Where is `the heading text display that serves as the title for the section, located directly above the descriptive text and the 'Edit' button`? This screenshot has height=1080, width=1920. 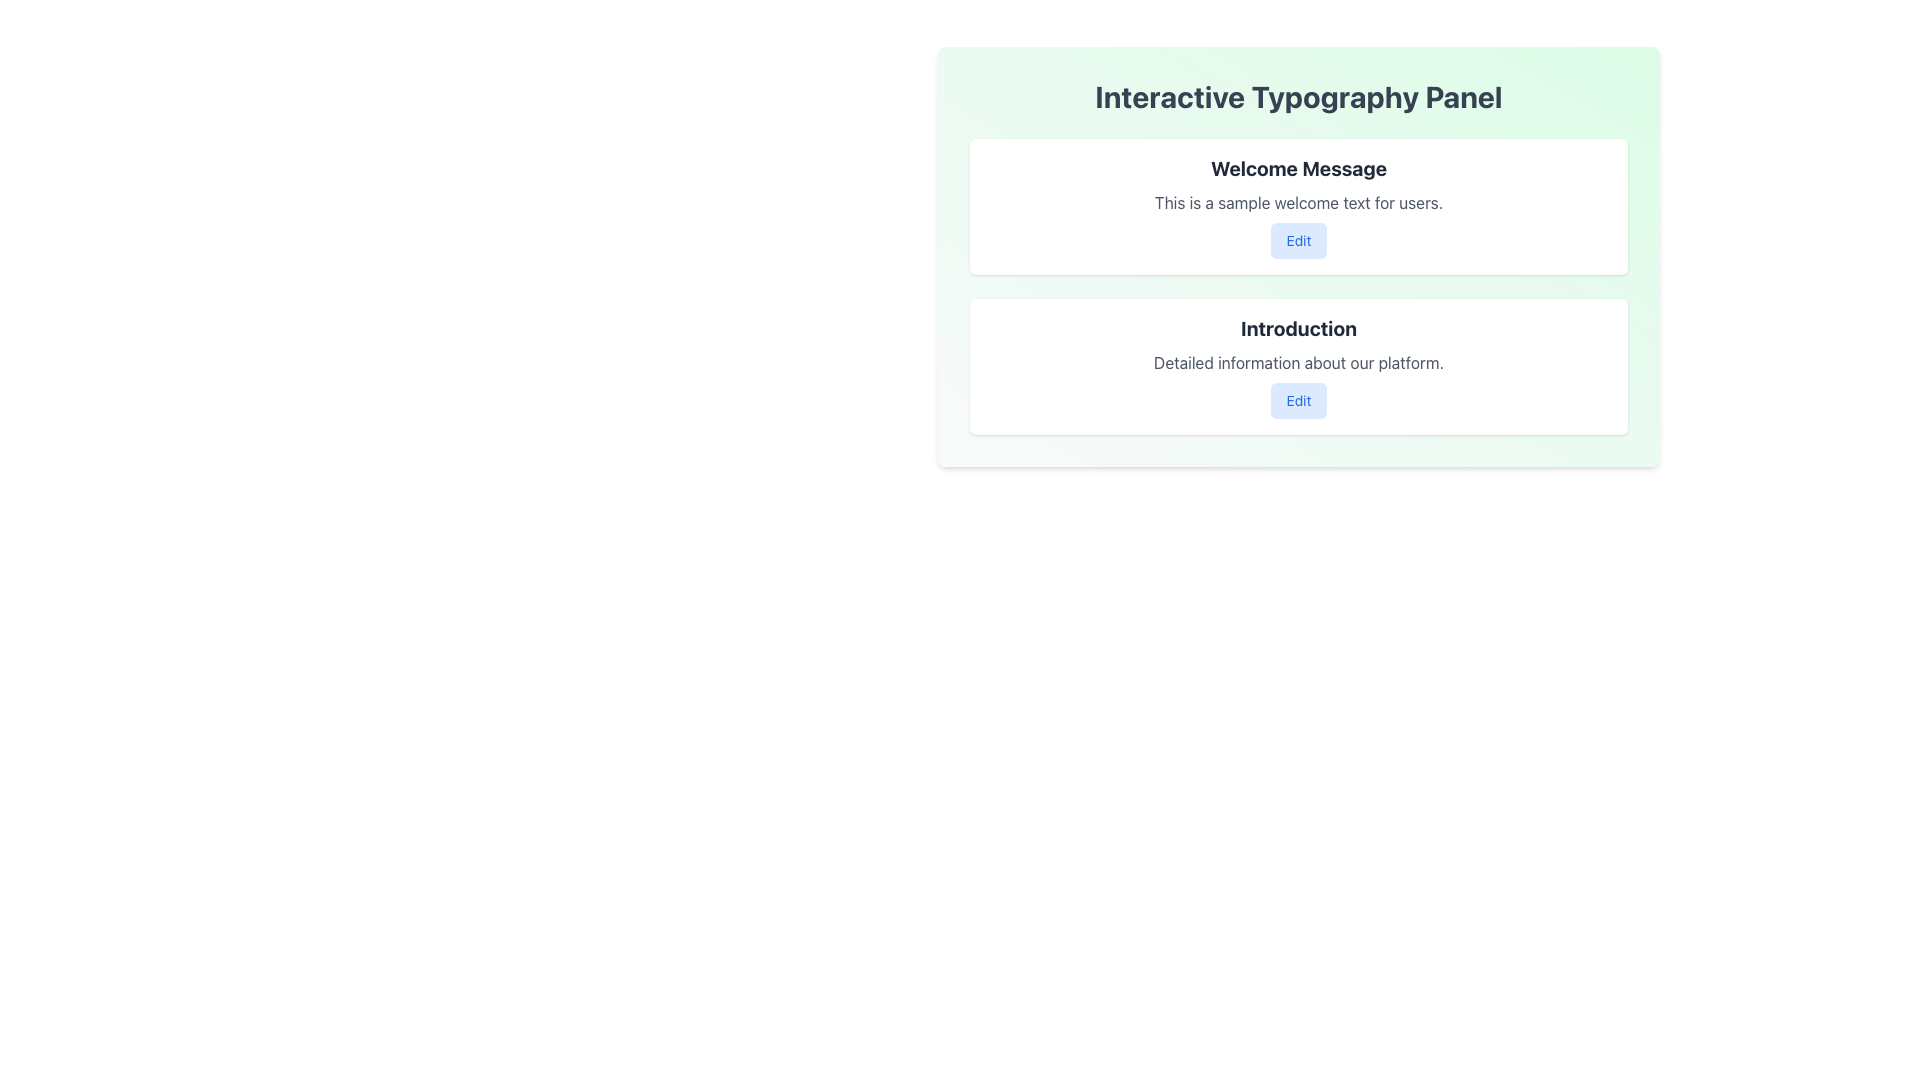
the heading text display that serves as the title for the section, located directly above the descriptive text and the 'Edit' button is located at coordinates (1299, 168).